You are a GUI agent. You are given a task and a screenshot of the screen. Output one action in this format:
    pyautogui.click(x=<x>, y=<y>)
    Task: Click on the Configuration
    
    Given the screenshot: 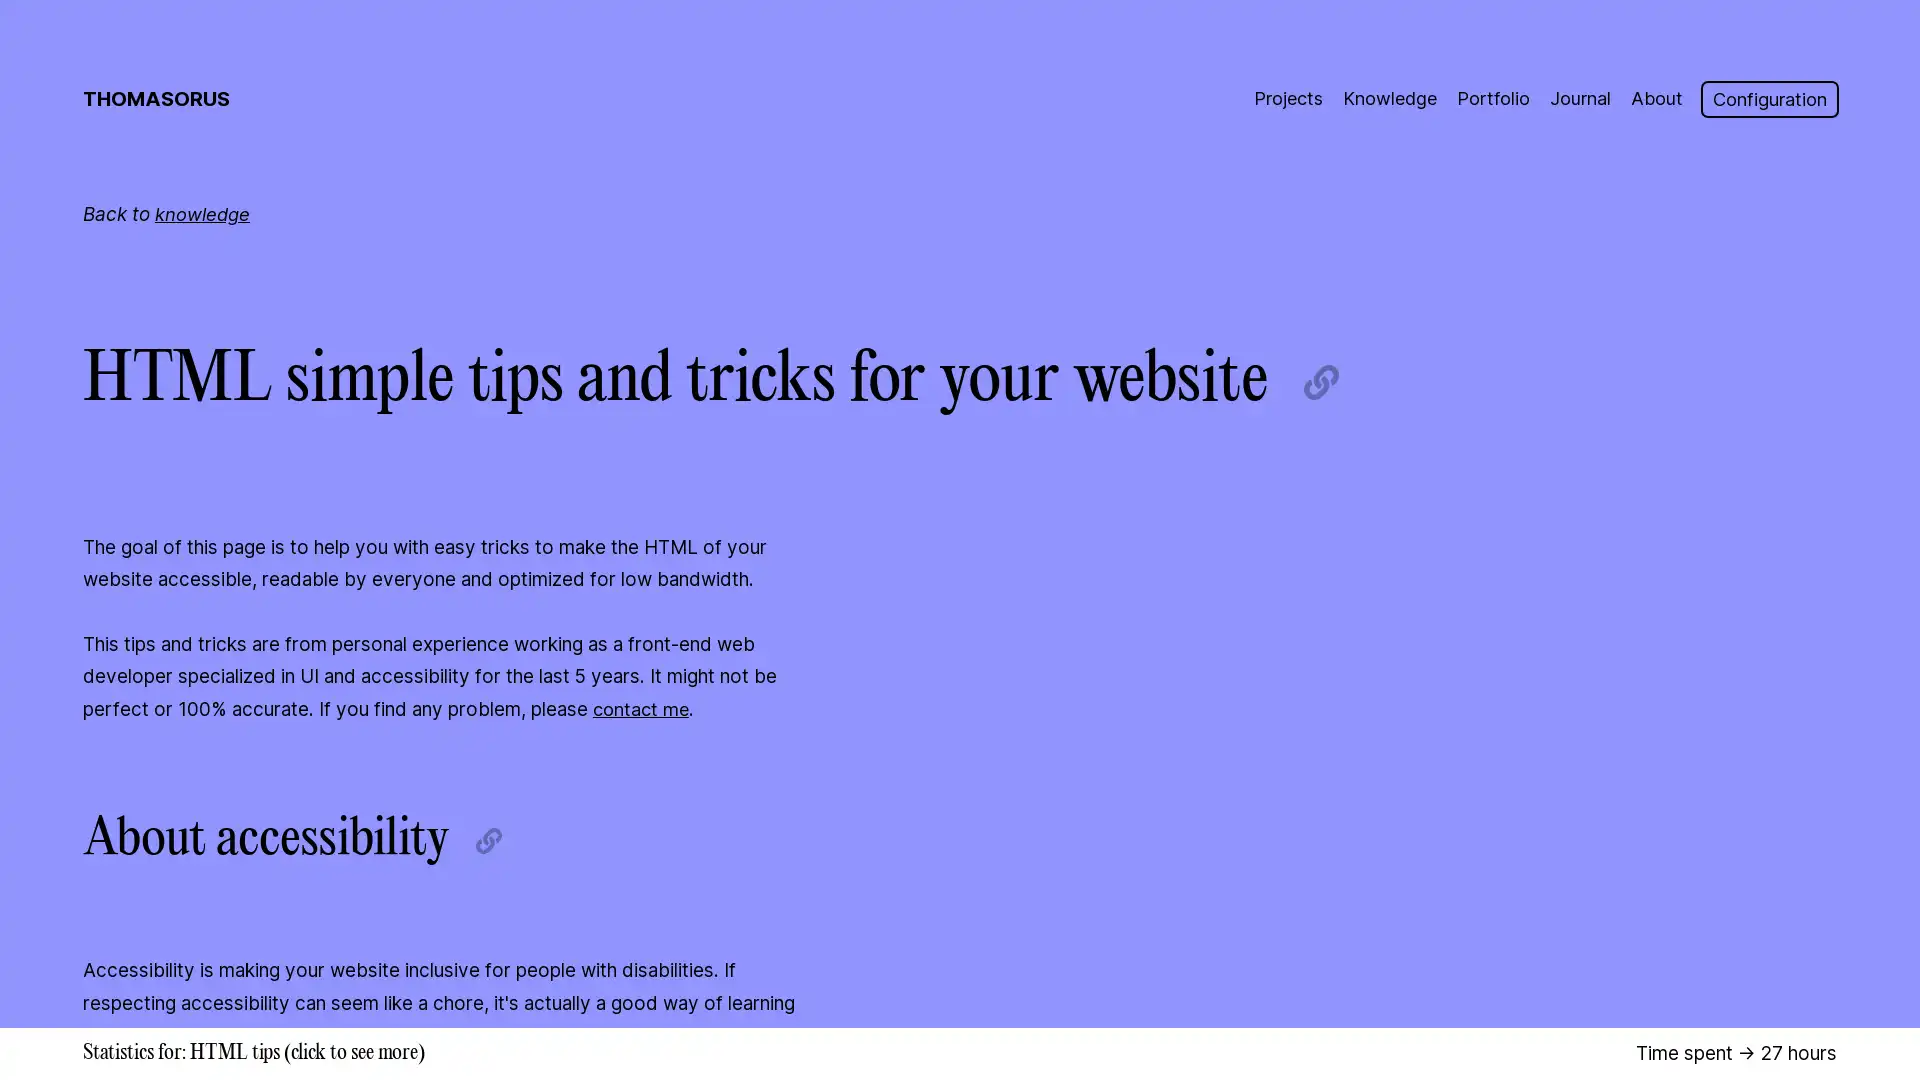 What is the action you would take?
    pyautogui.click(x=1767, y=99)
    